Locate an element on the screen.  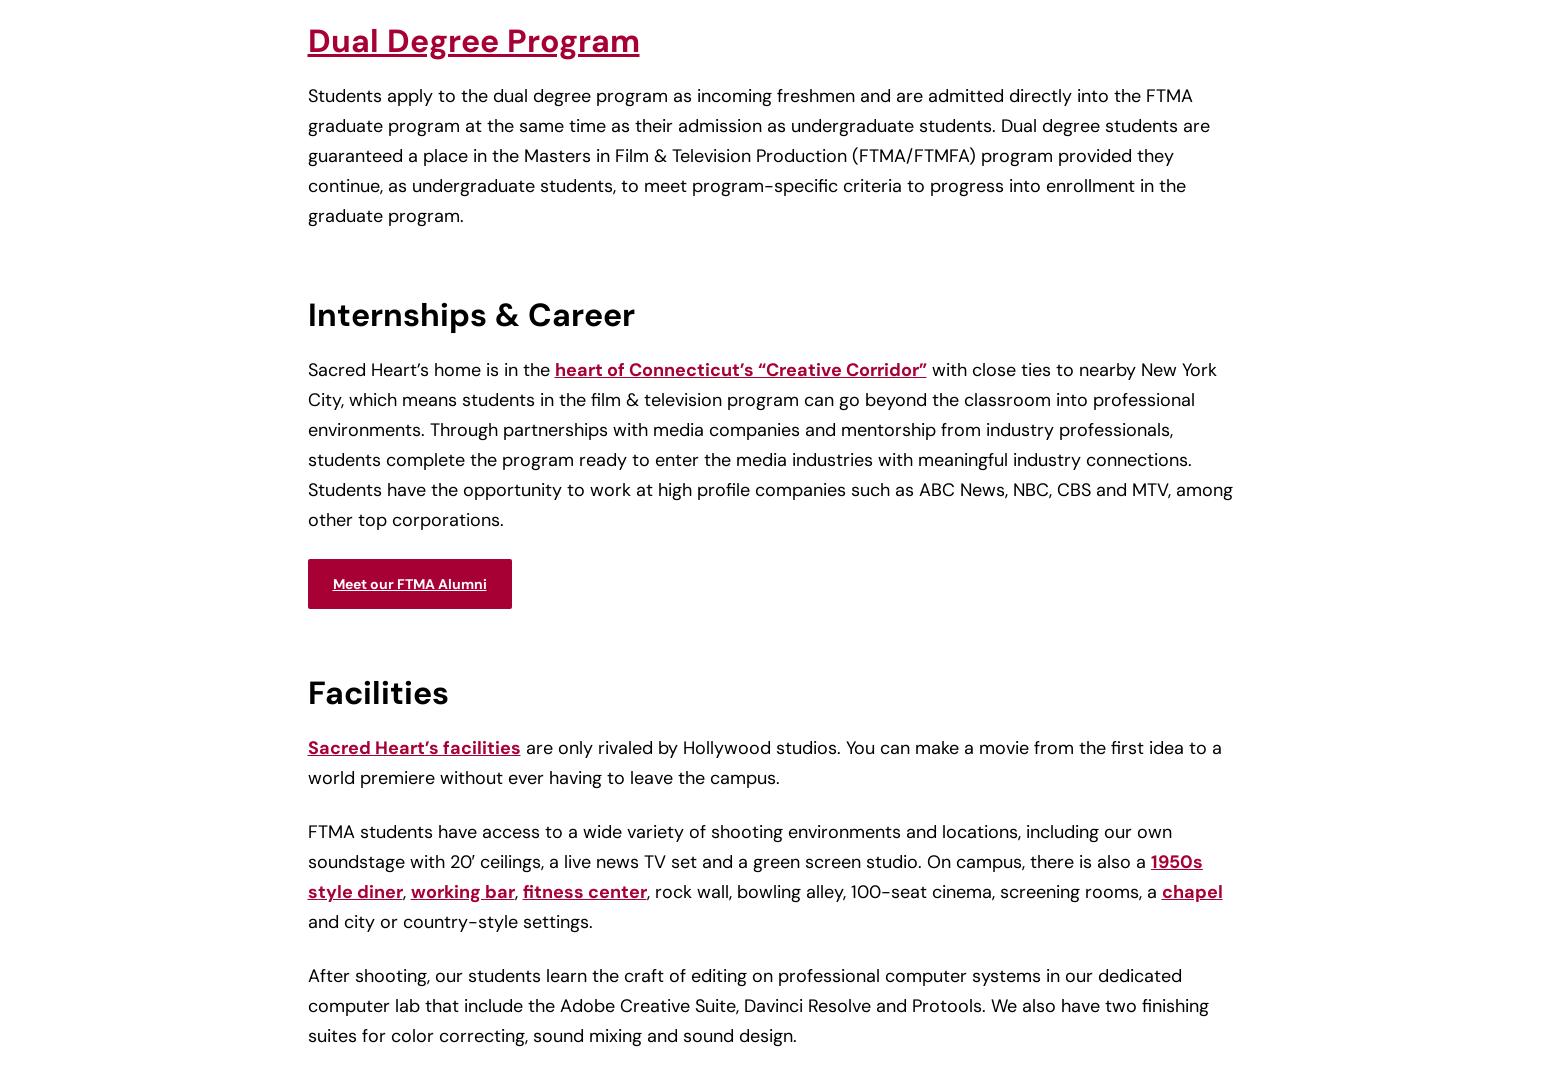
'The film and television master’s program' is located at coordinates (314, 397).